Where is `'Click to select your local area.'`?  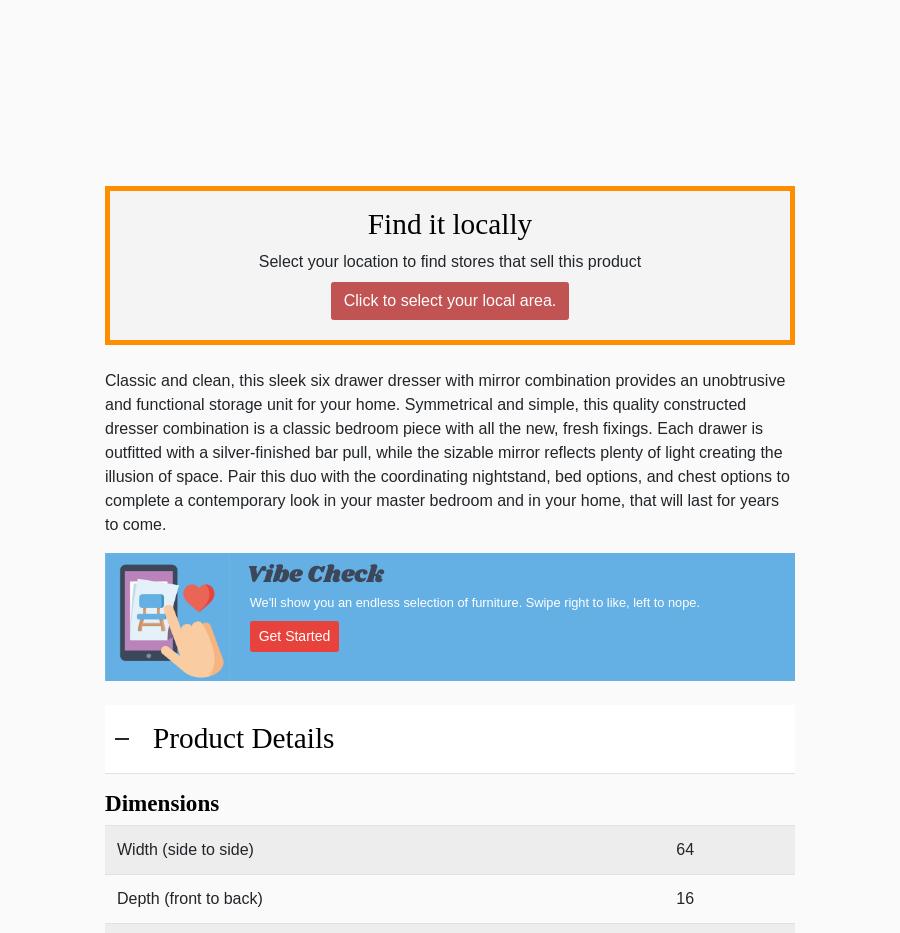 'Click to select your local area.' is located at coordinates (449, 300).